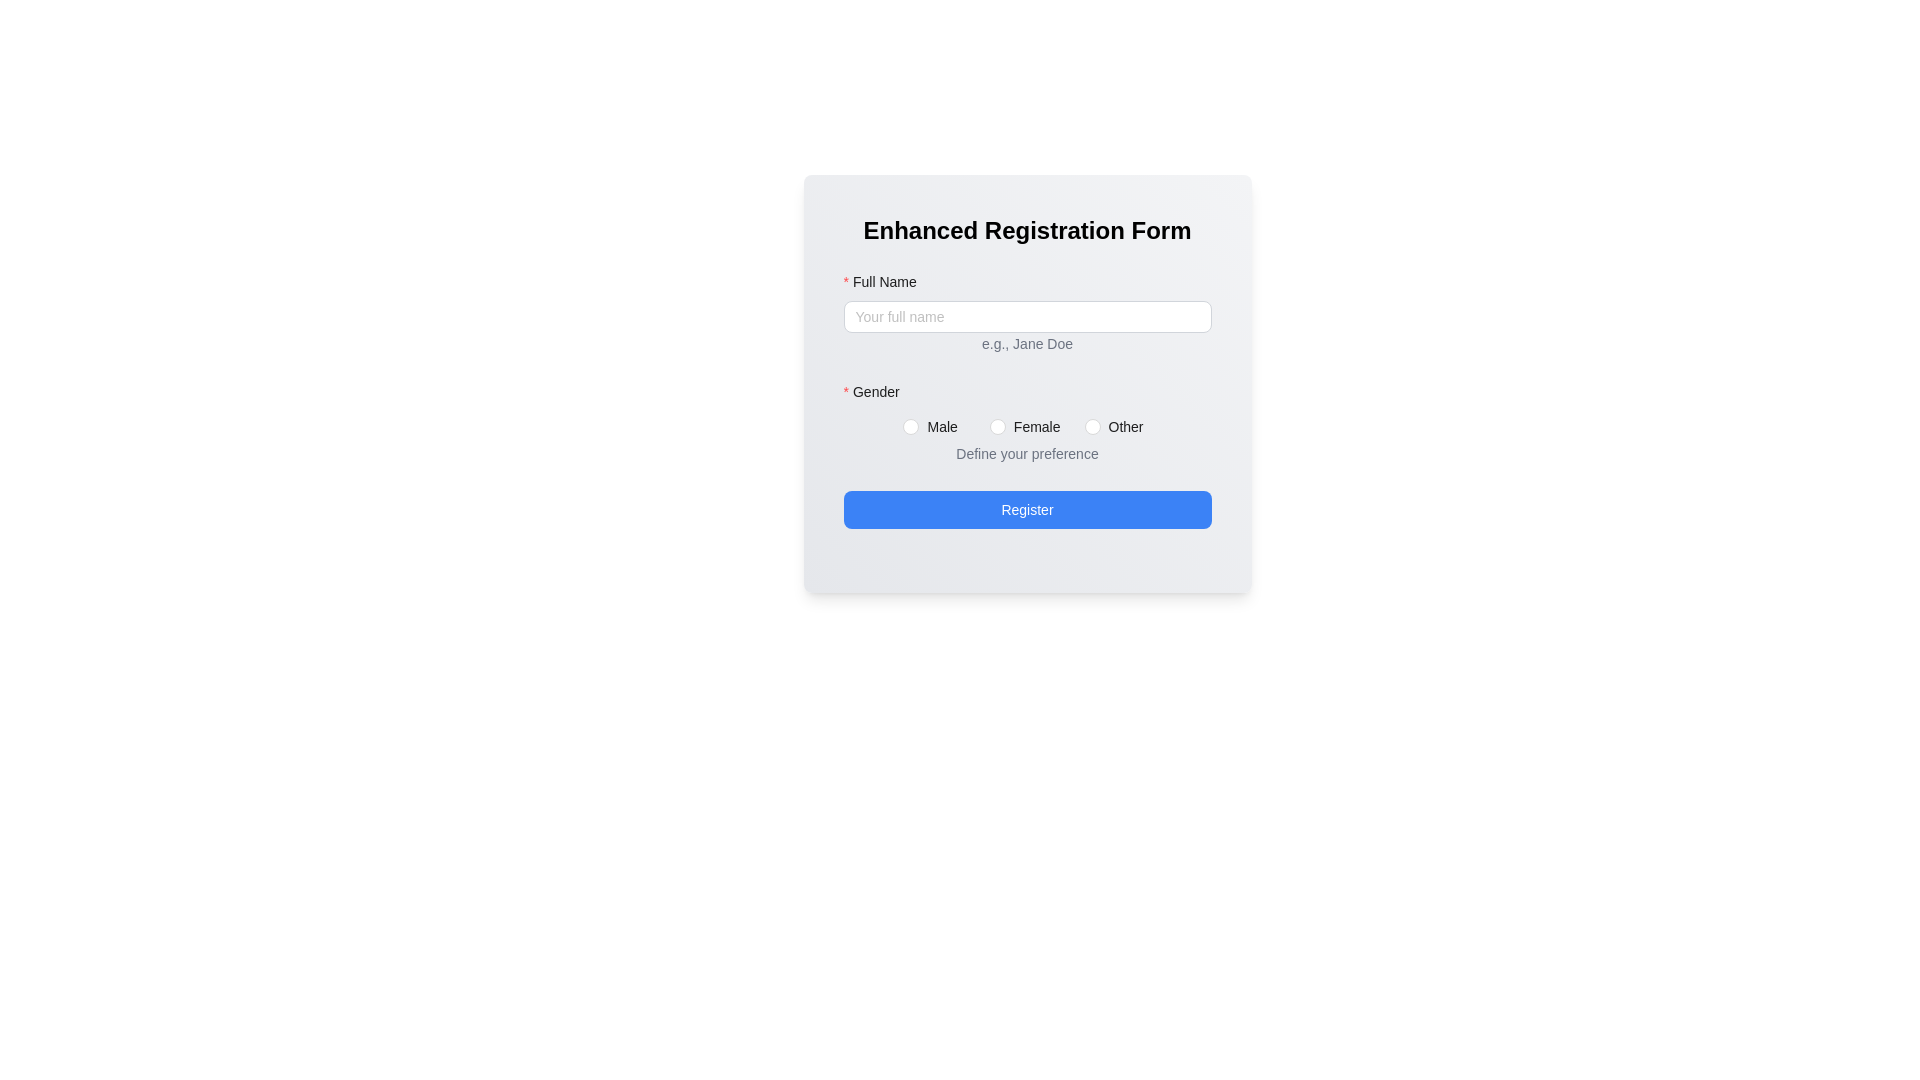 This screenshot has height=1080, width=1920. Describe the element at coordinates (1117, 426) in the screenshot. I see `the 'Other' radio button in the gender selection field of the form, which is the third radio button aligned to the right of the 'Female' option` at that location.